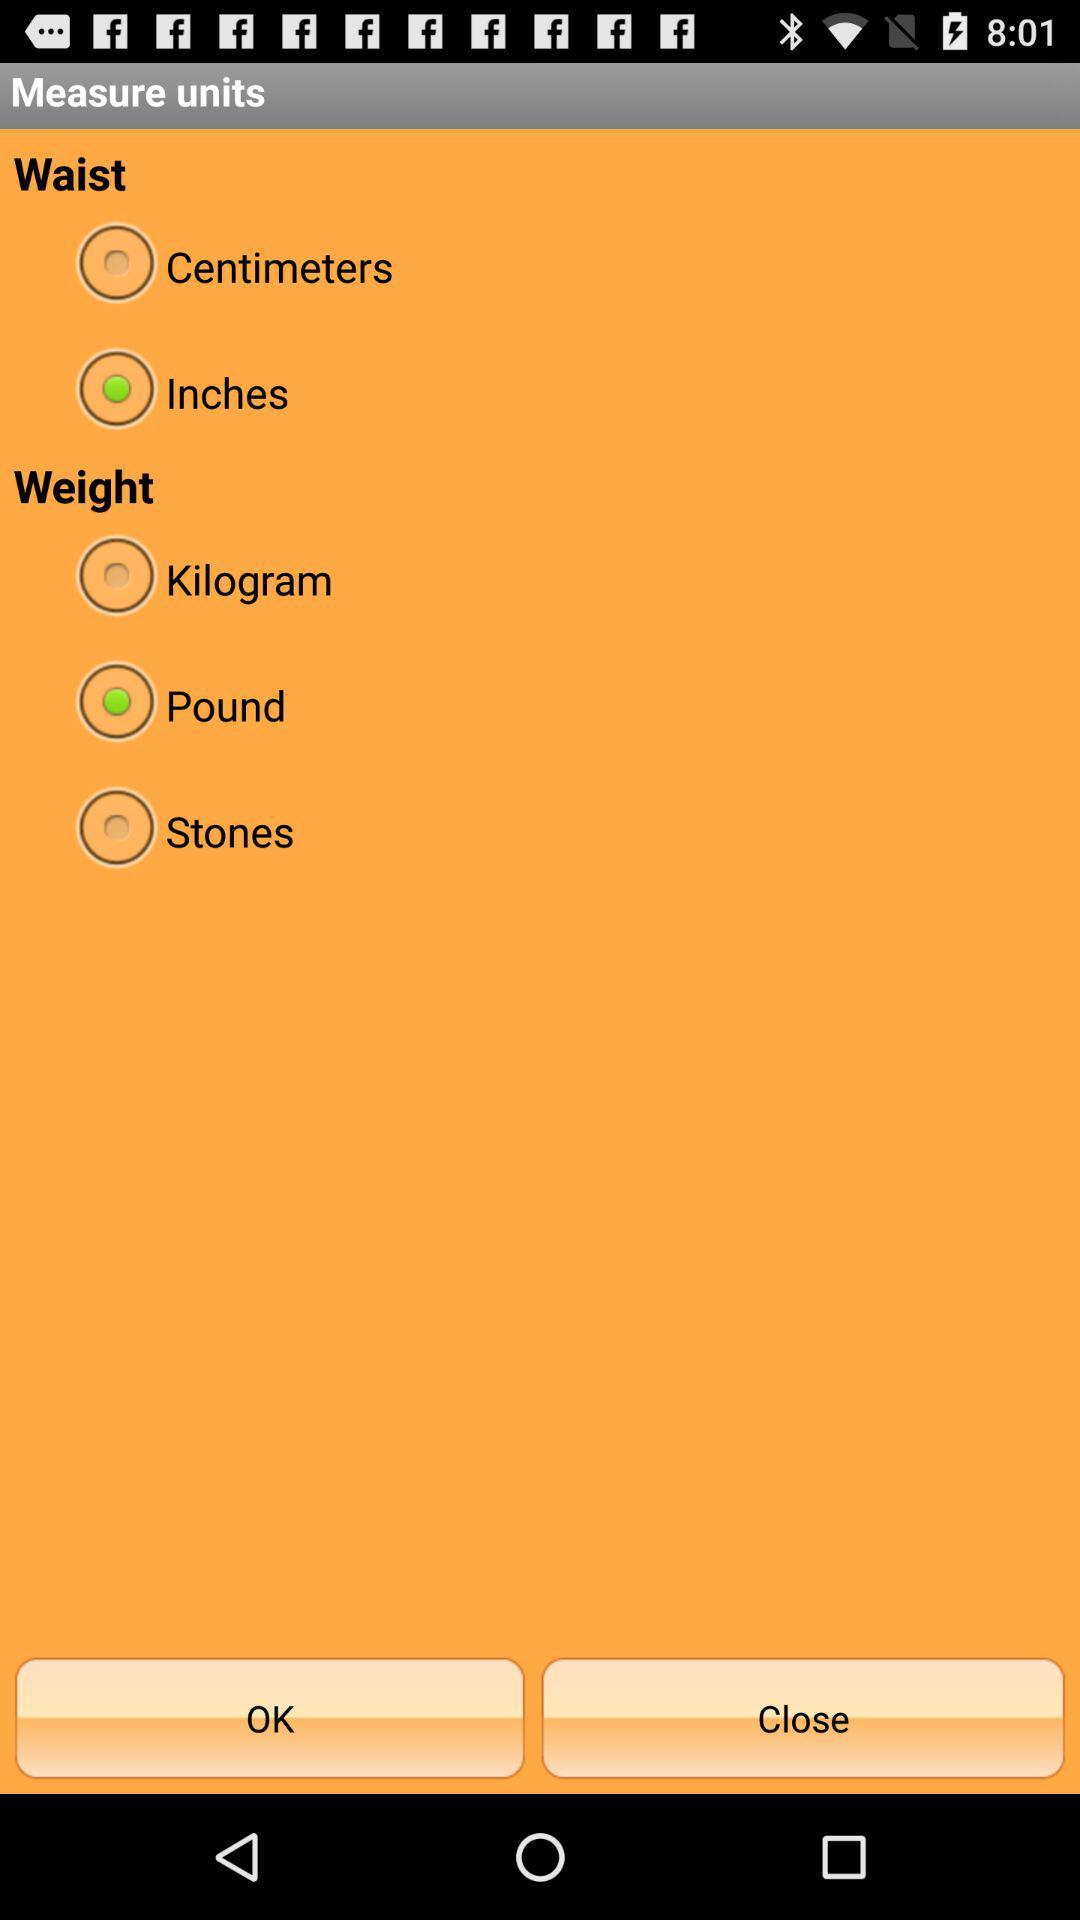 Image resolution: width=1080 pixels, height=1920 pixels. What do you see at coordinates (802, 1717) in the screenshot?
I see `icon to the right of the ok icon` at bounding box center [802, 1717].